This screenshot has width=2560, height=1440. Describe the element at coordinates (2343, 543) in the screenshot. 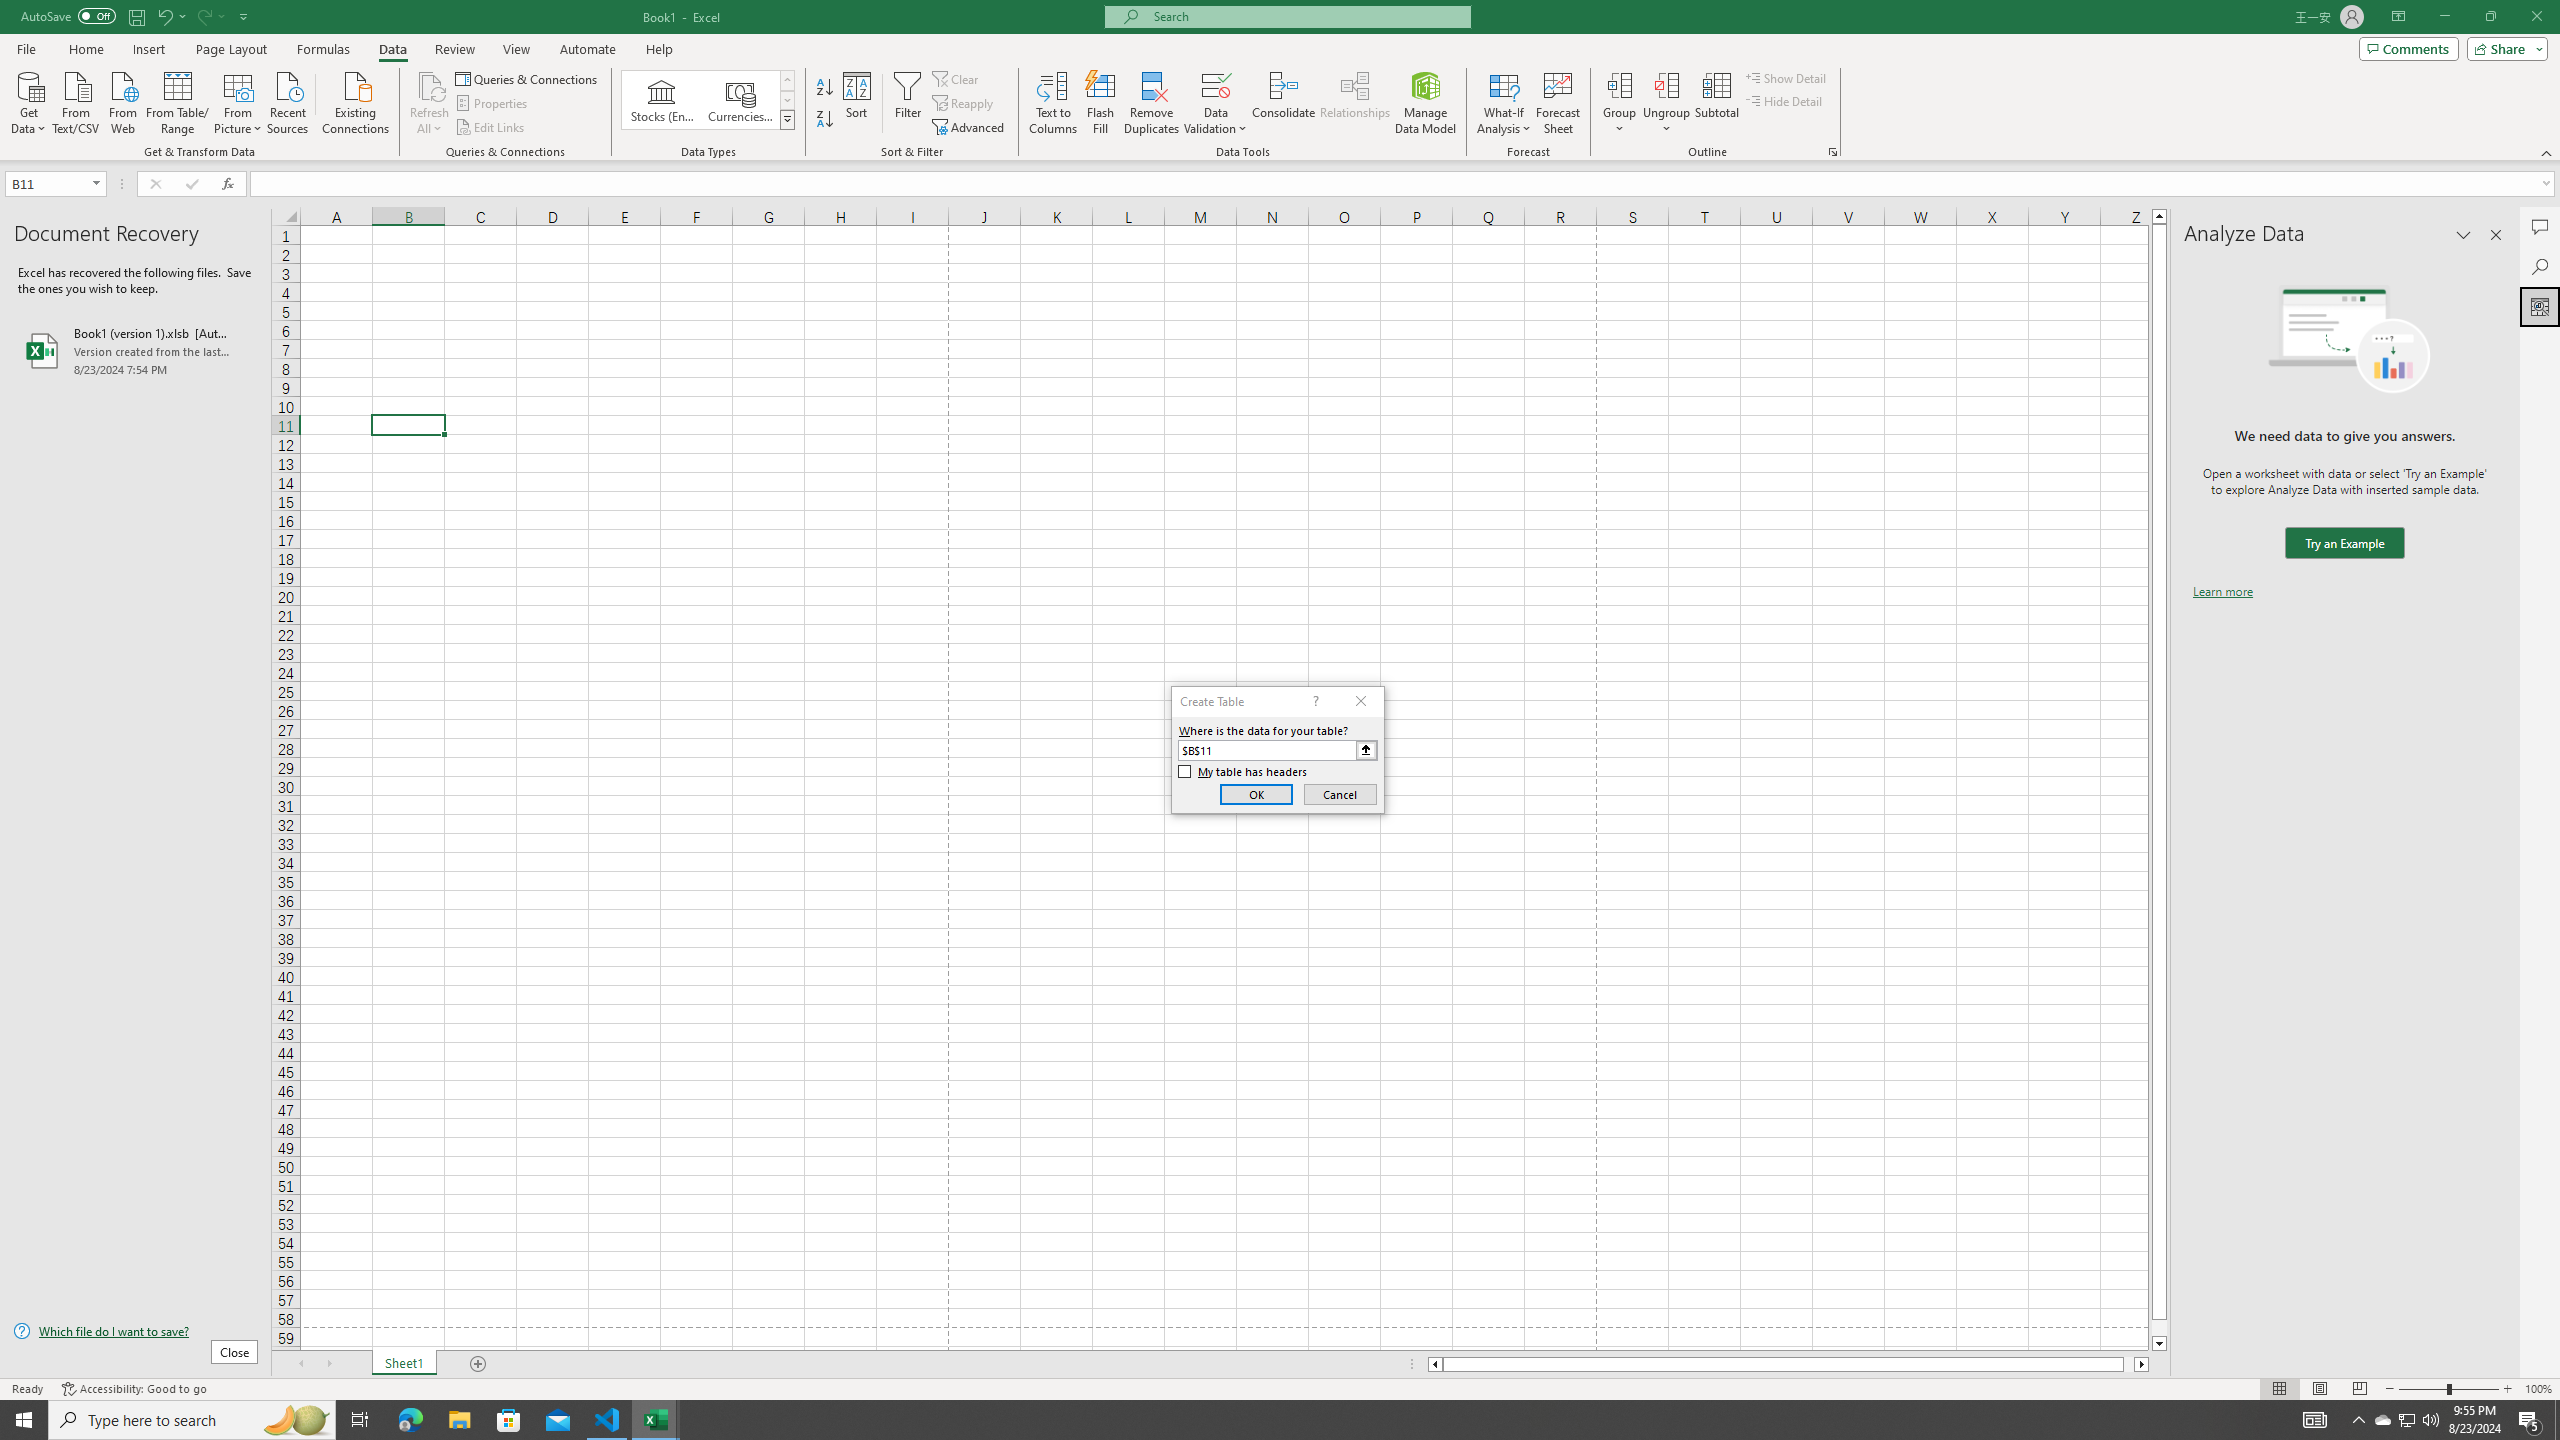

I see `'We need data to give you answers. Try an Example'` at that location.